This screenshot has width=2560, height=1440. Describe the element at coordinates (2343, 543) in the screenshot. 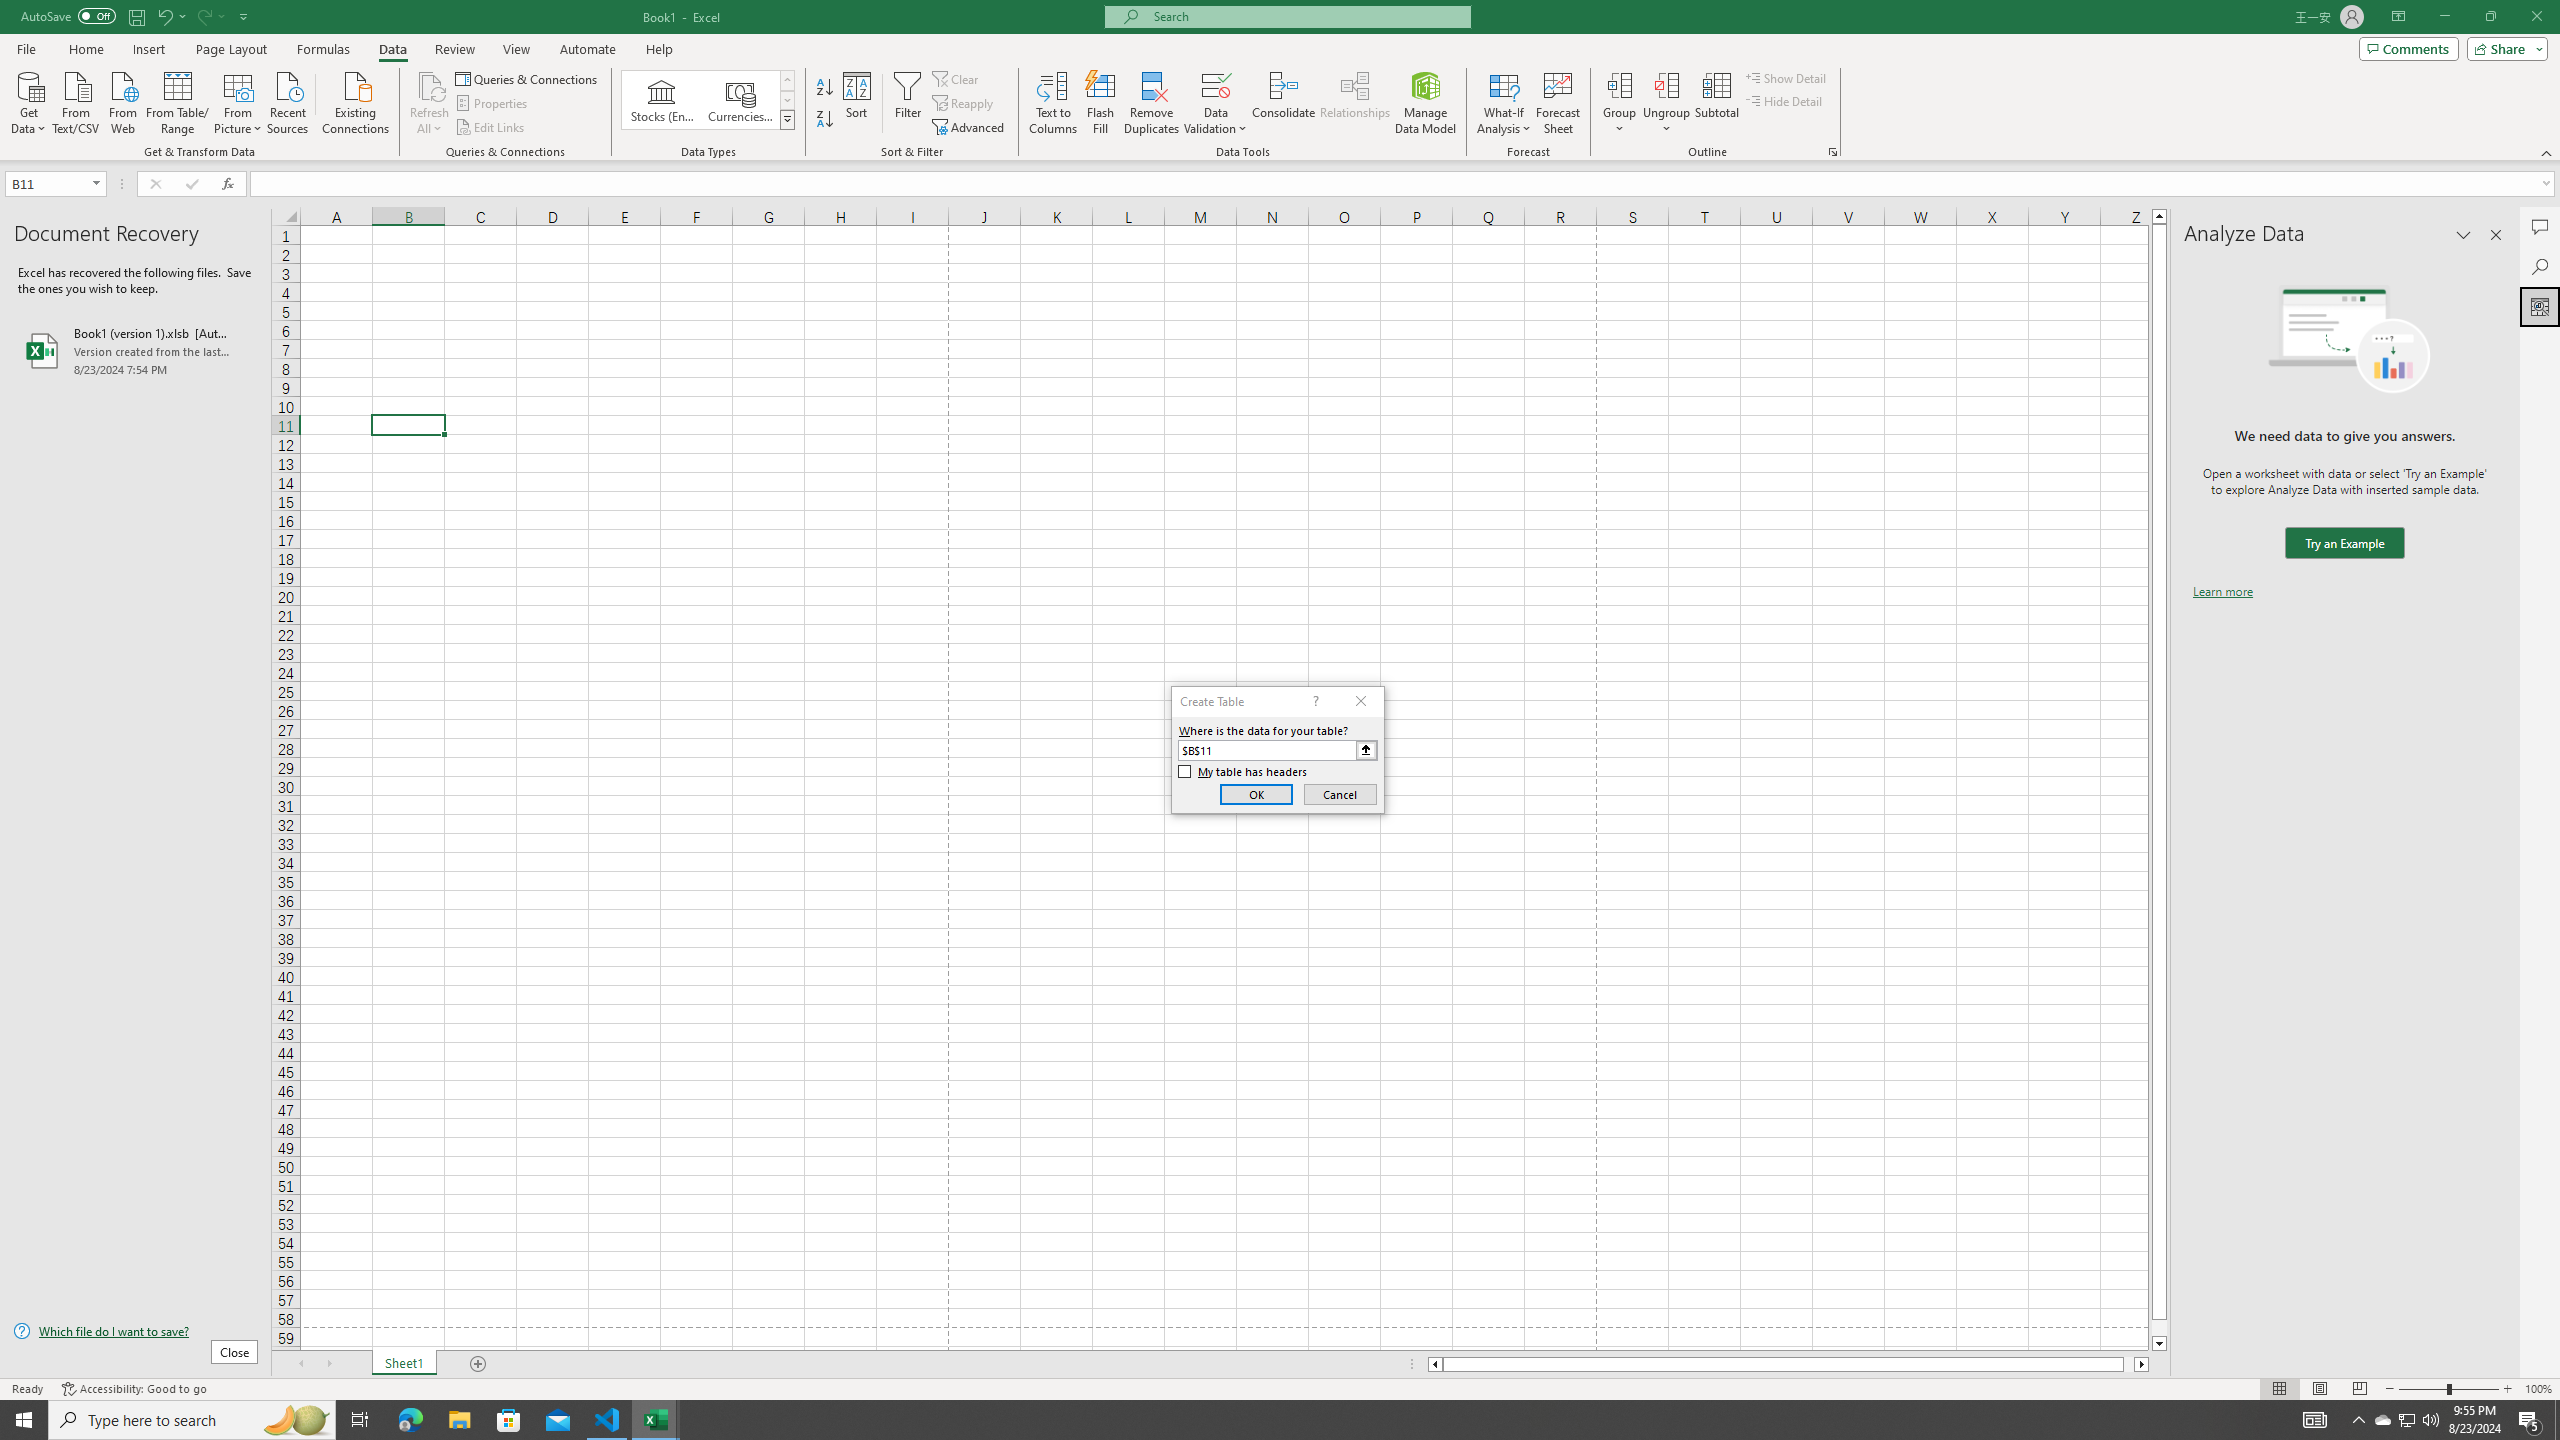

I see `'We need data to give you answers. Try an Example'` at that location.